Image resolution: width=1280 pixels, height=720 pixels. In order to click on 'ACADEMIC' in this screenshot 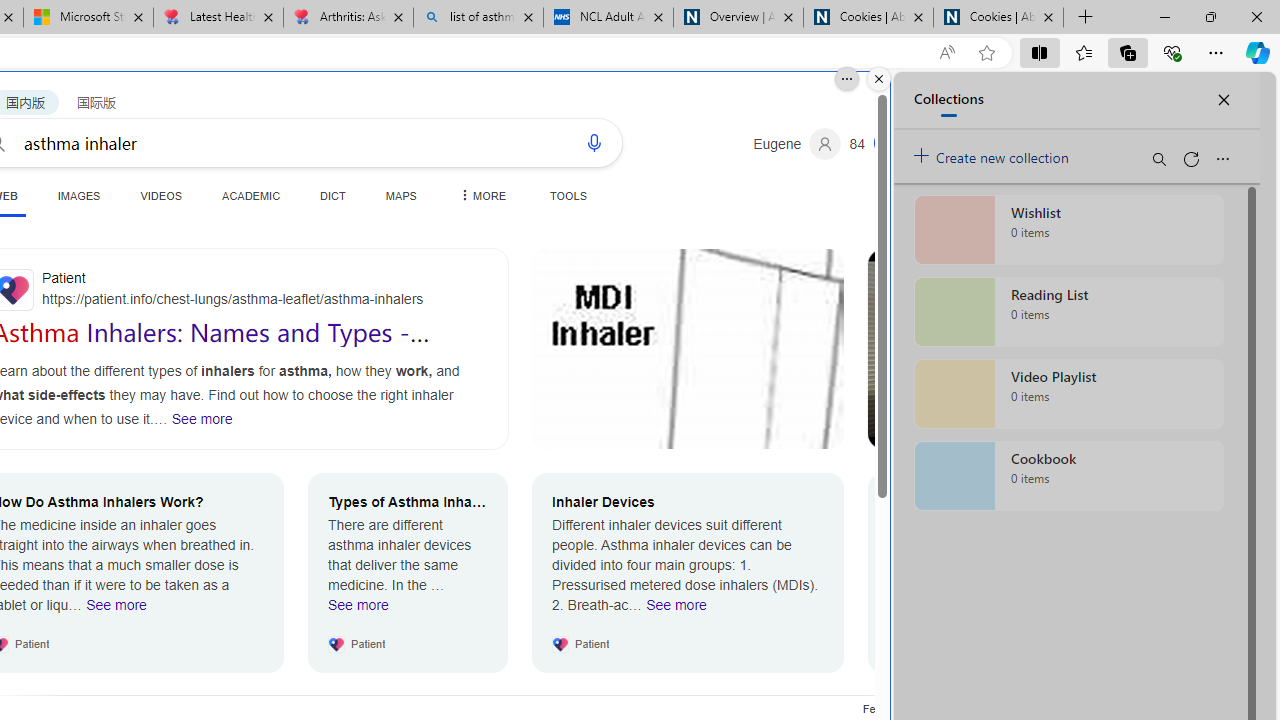, I will do `click(250, 195)`.